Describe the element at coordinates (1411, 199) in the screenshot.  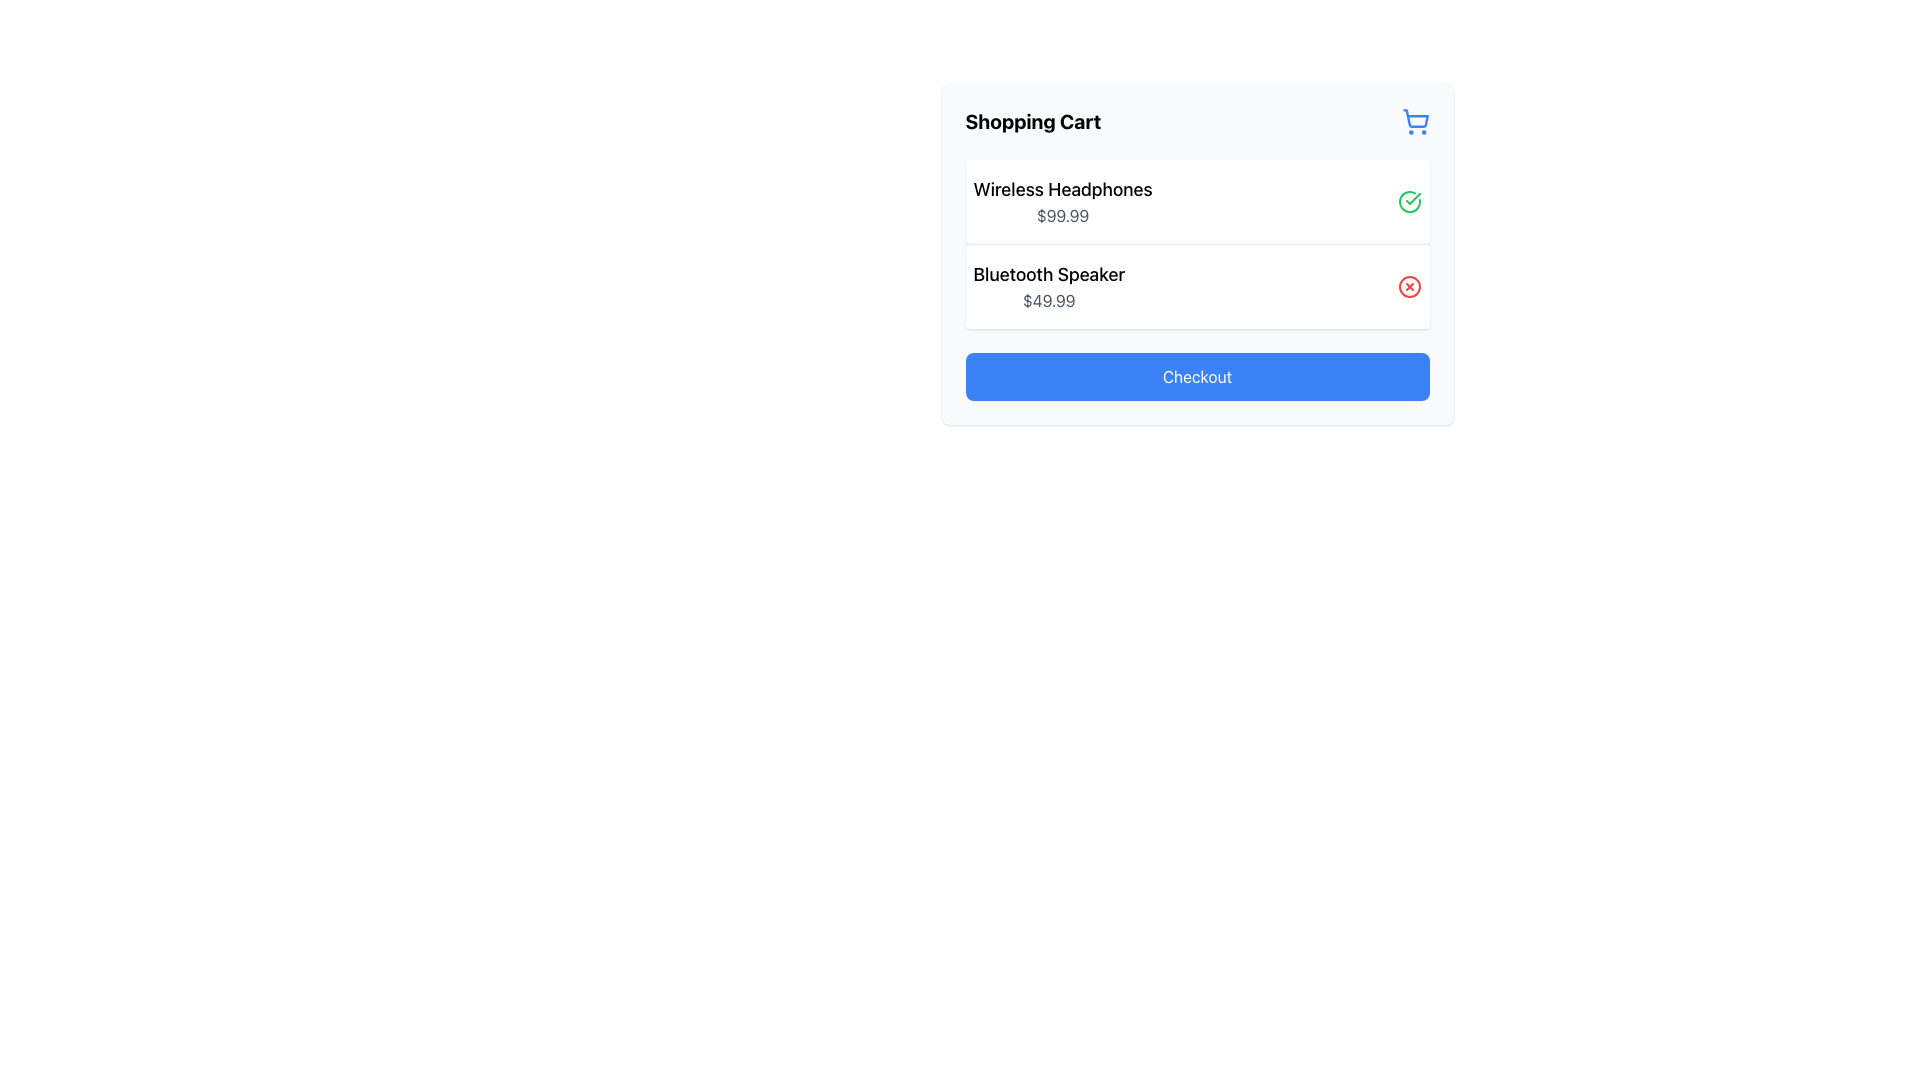
I see `the green checkmark icon indicating a positive action in the 'Wireless Headphones' row of the shopping cart` at that location.